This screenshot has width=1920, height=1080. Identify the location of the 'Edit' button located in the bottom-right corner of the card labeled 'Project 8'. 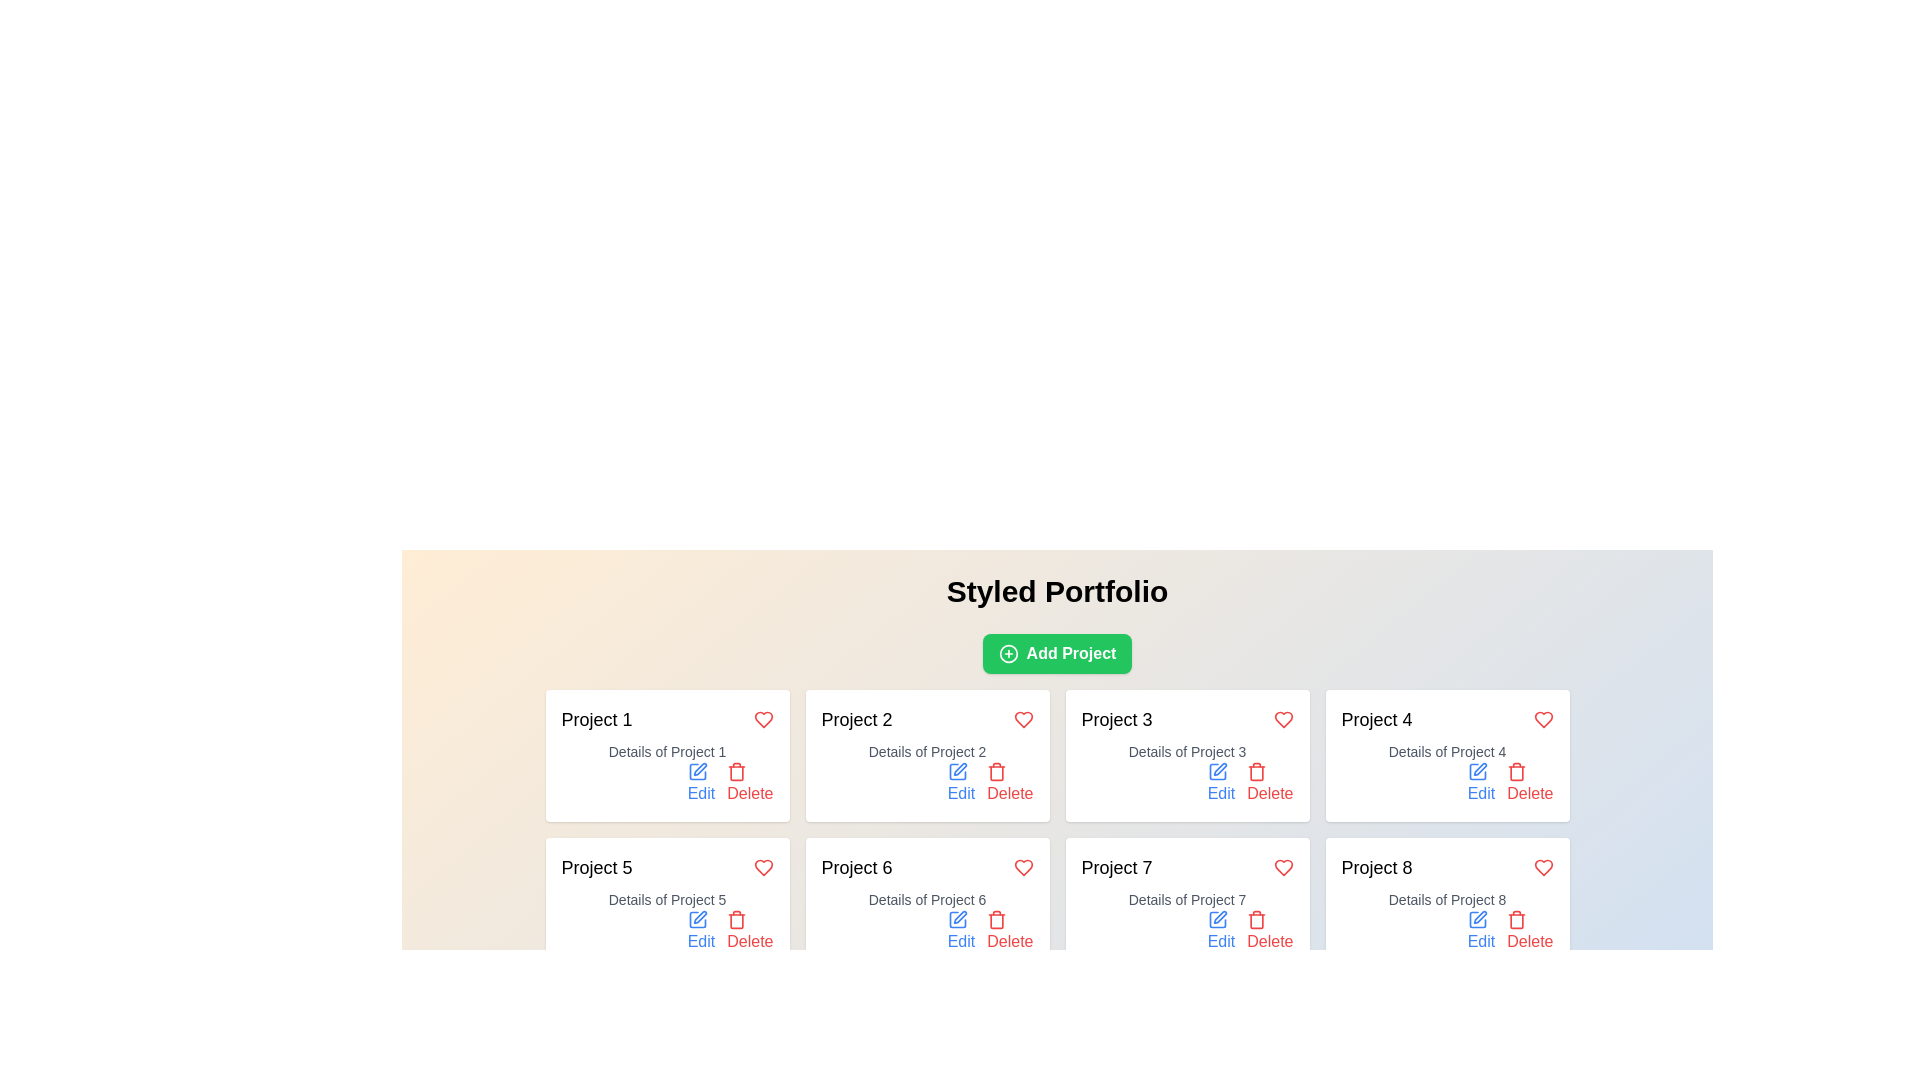
(1447, 932).